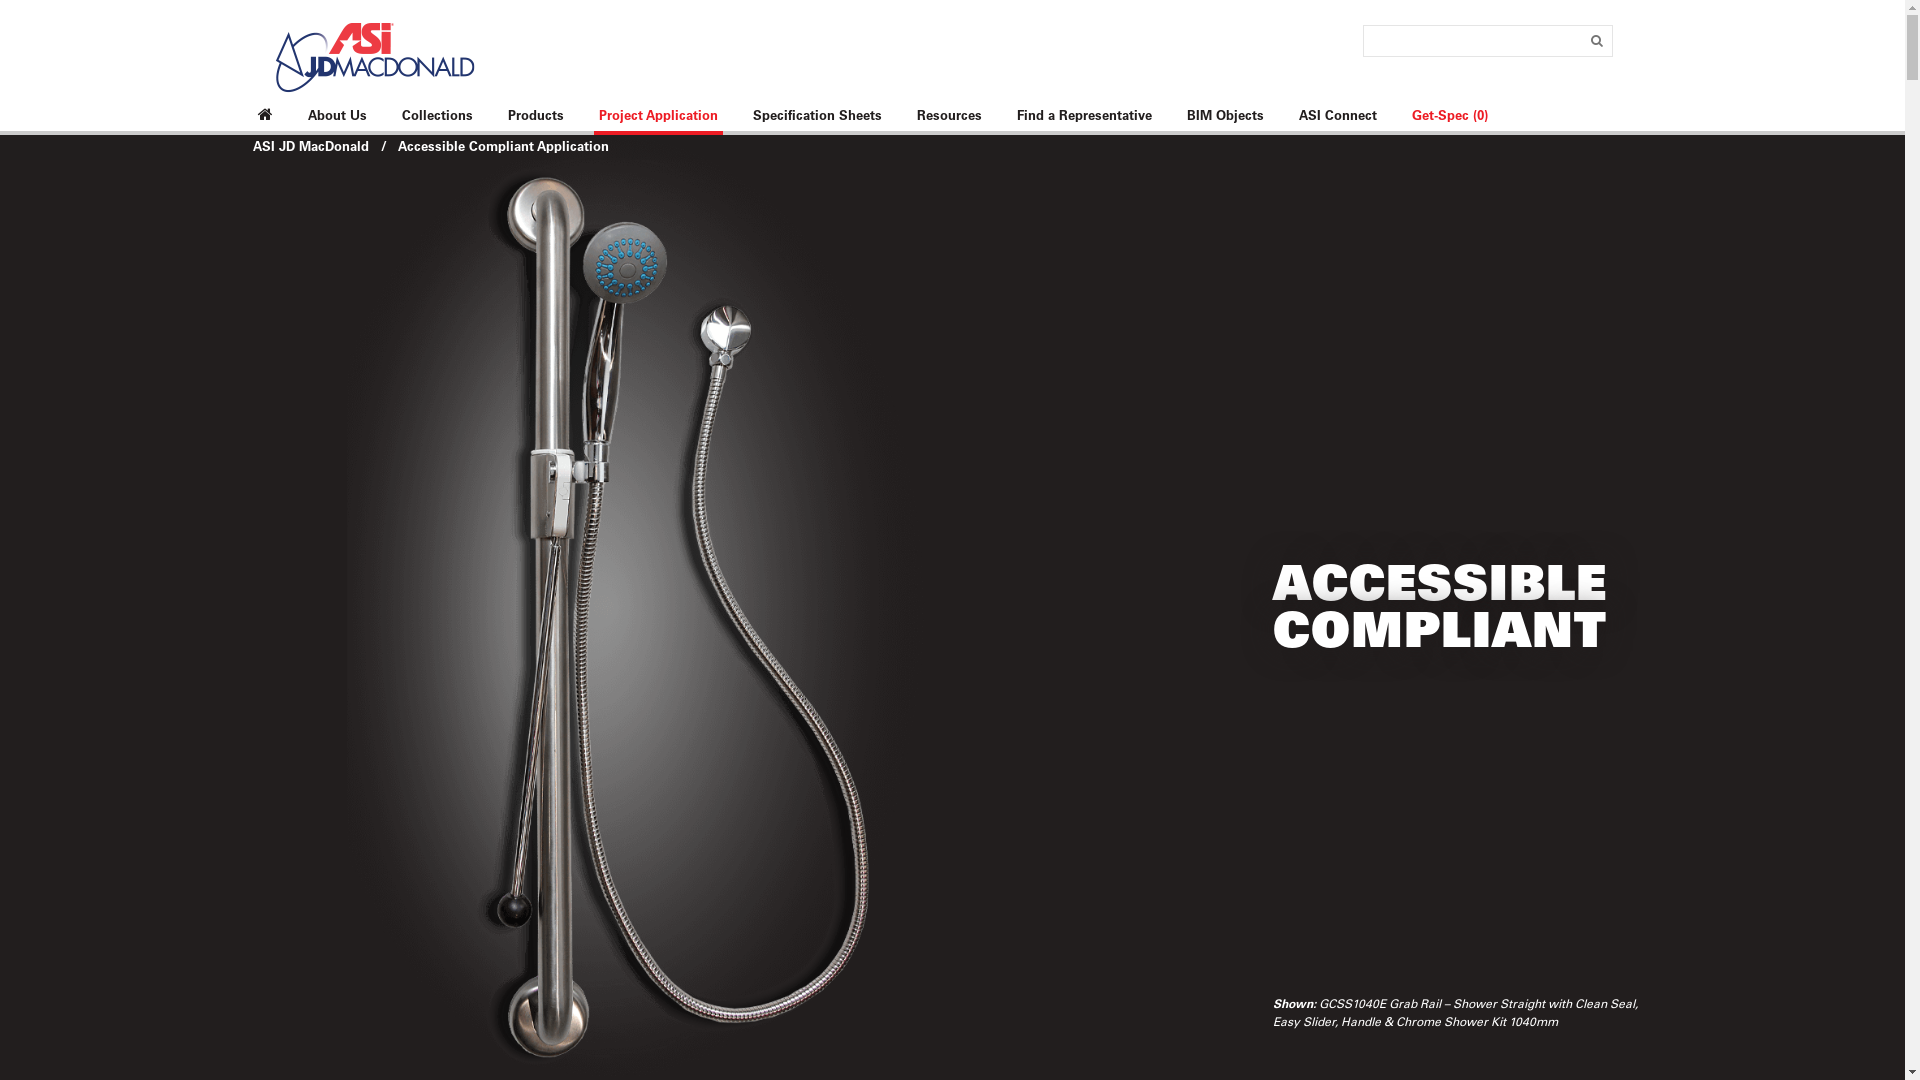 The height and width of the screenshot is (1080, 1920). Describe the element at coordinates (1083, 115) in the screenshot. I see `'Find a Representative'` at that location.